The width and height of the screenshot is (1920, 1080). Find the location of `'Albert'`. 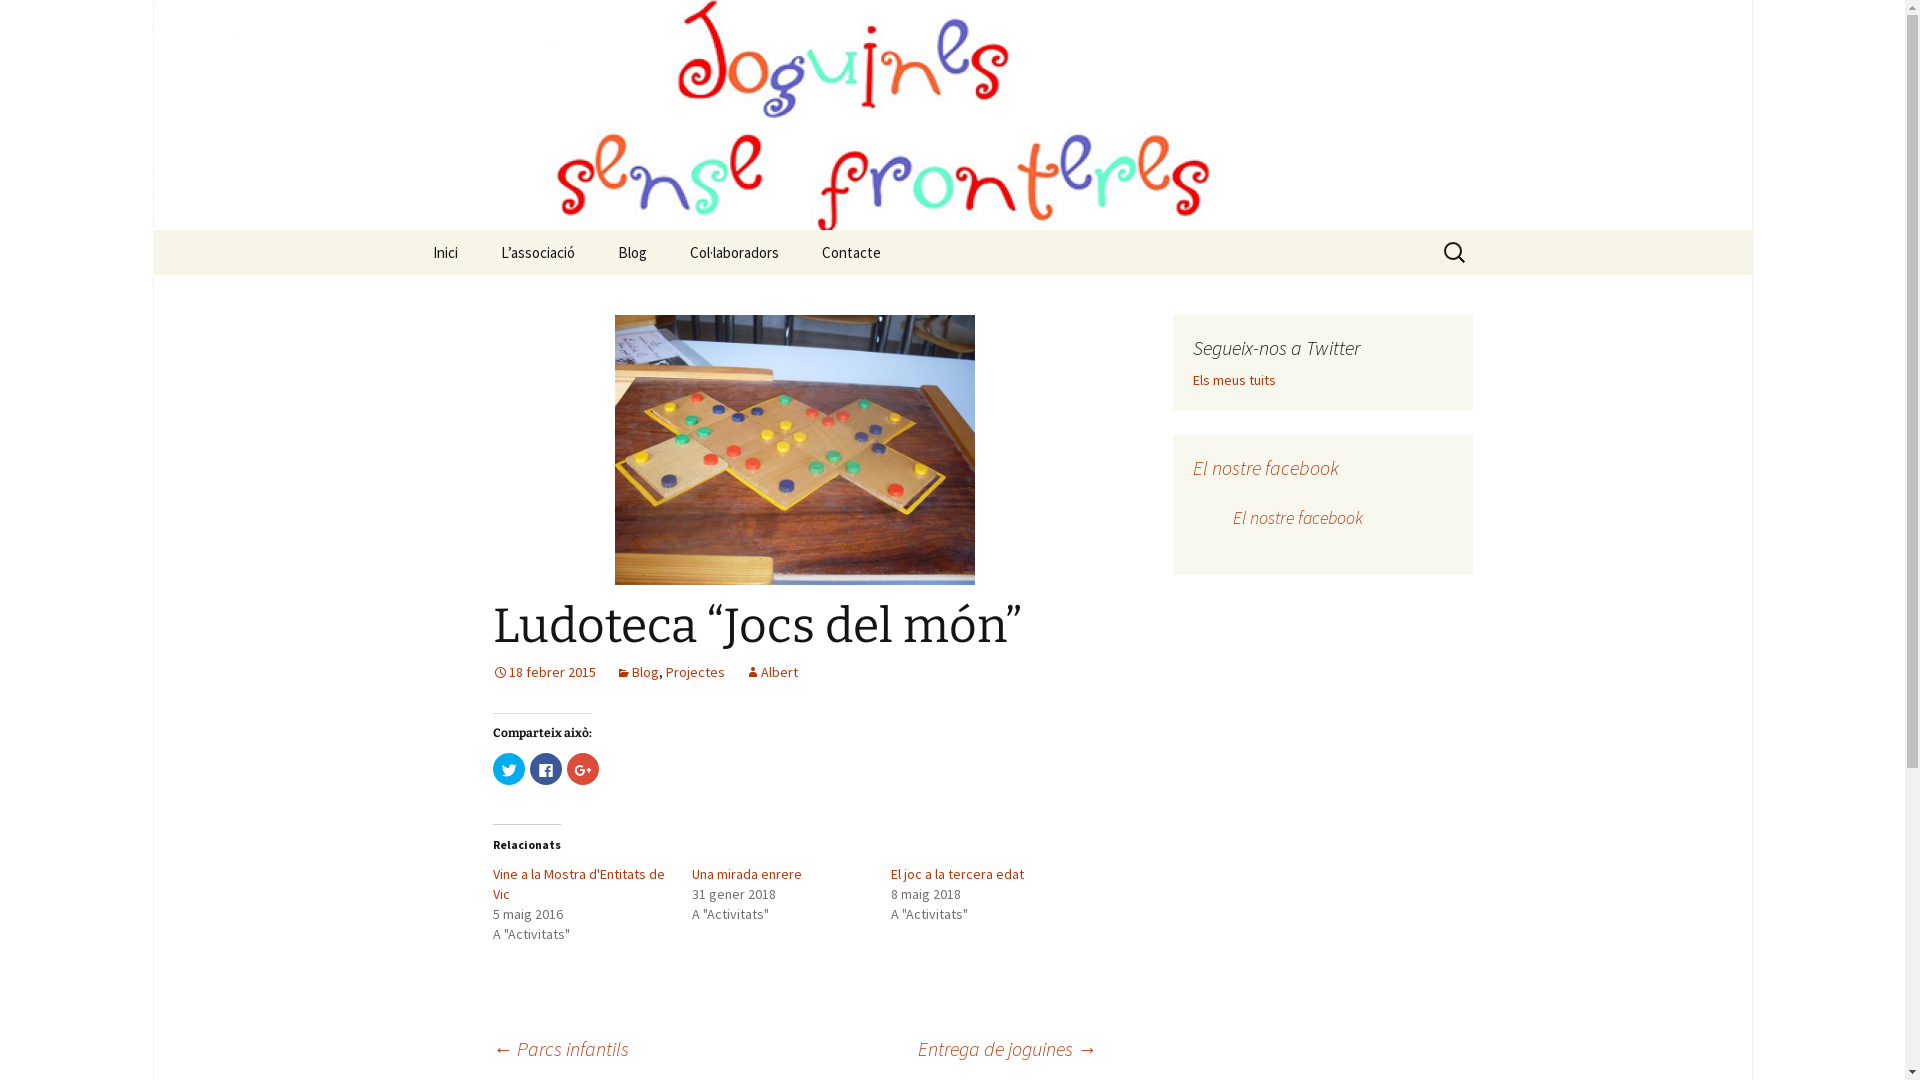

'Albert' is located at coordinates (769, 671).